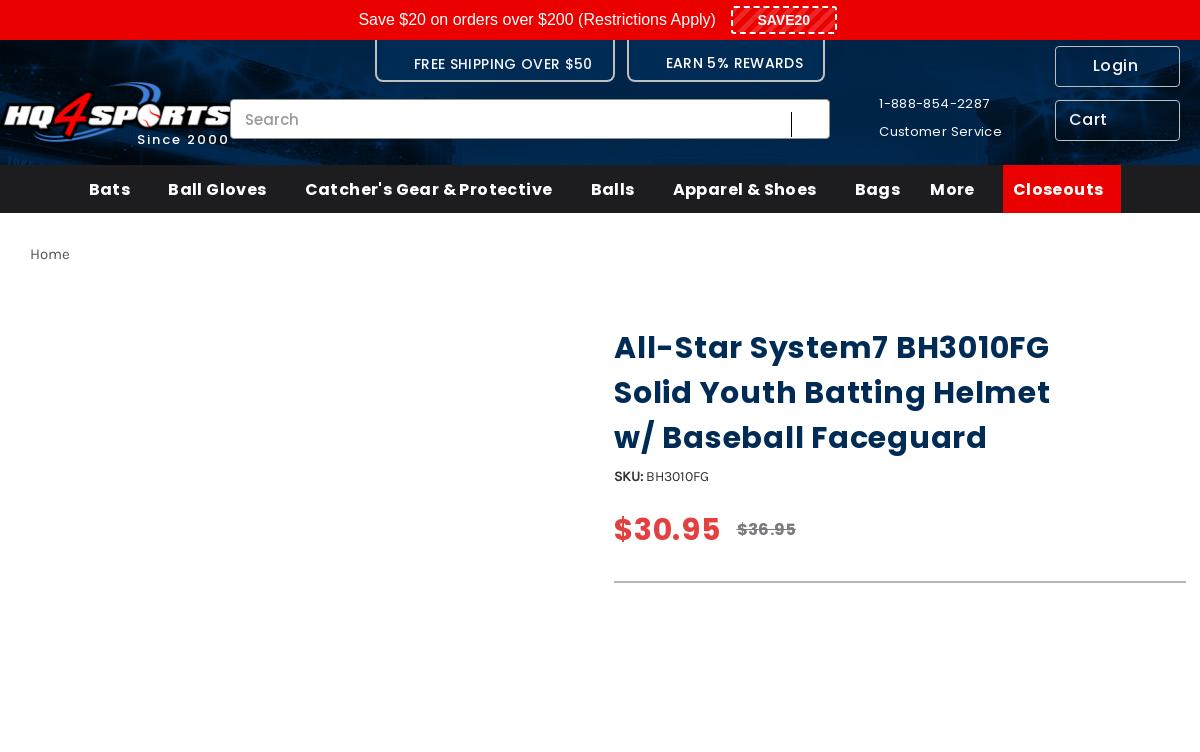 This screenshot has width=1200, height=752. Describe the element at coordinates (677, 475) in the screenshot. I see `'BH3010FG'` at that location.